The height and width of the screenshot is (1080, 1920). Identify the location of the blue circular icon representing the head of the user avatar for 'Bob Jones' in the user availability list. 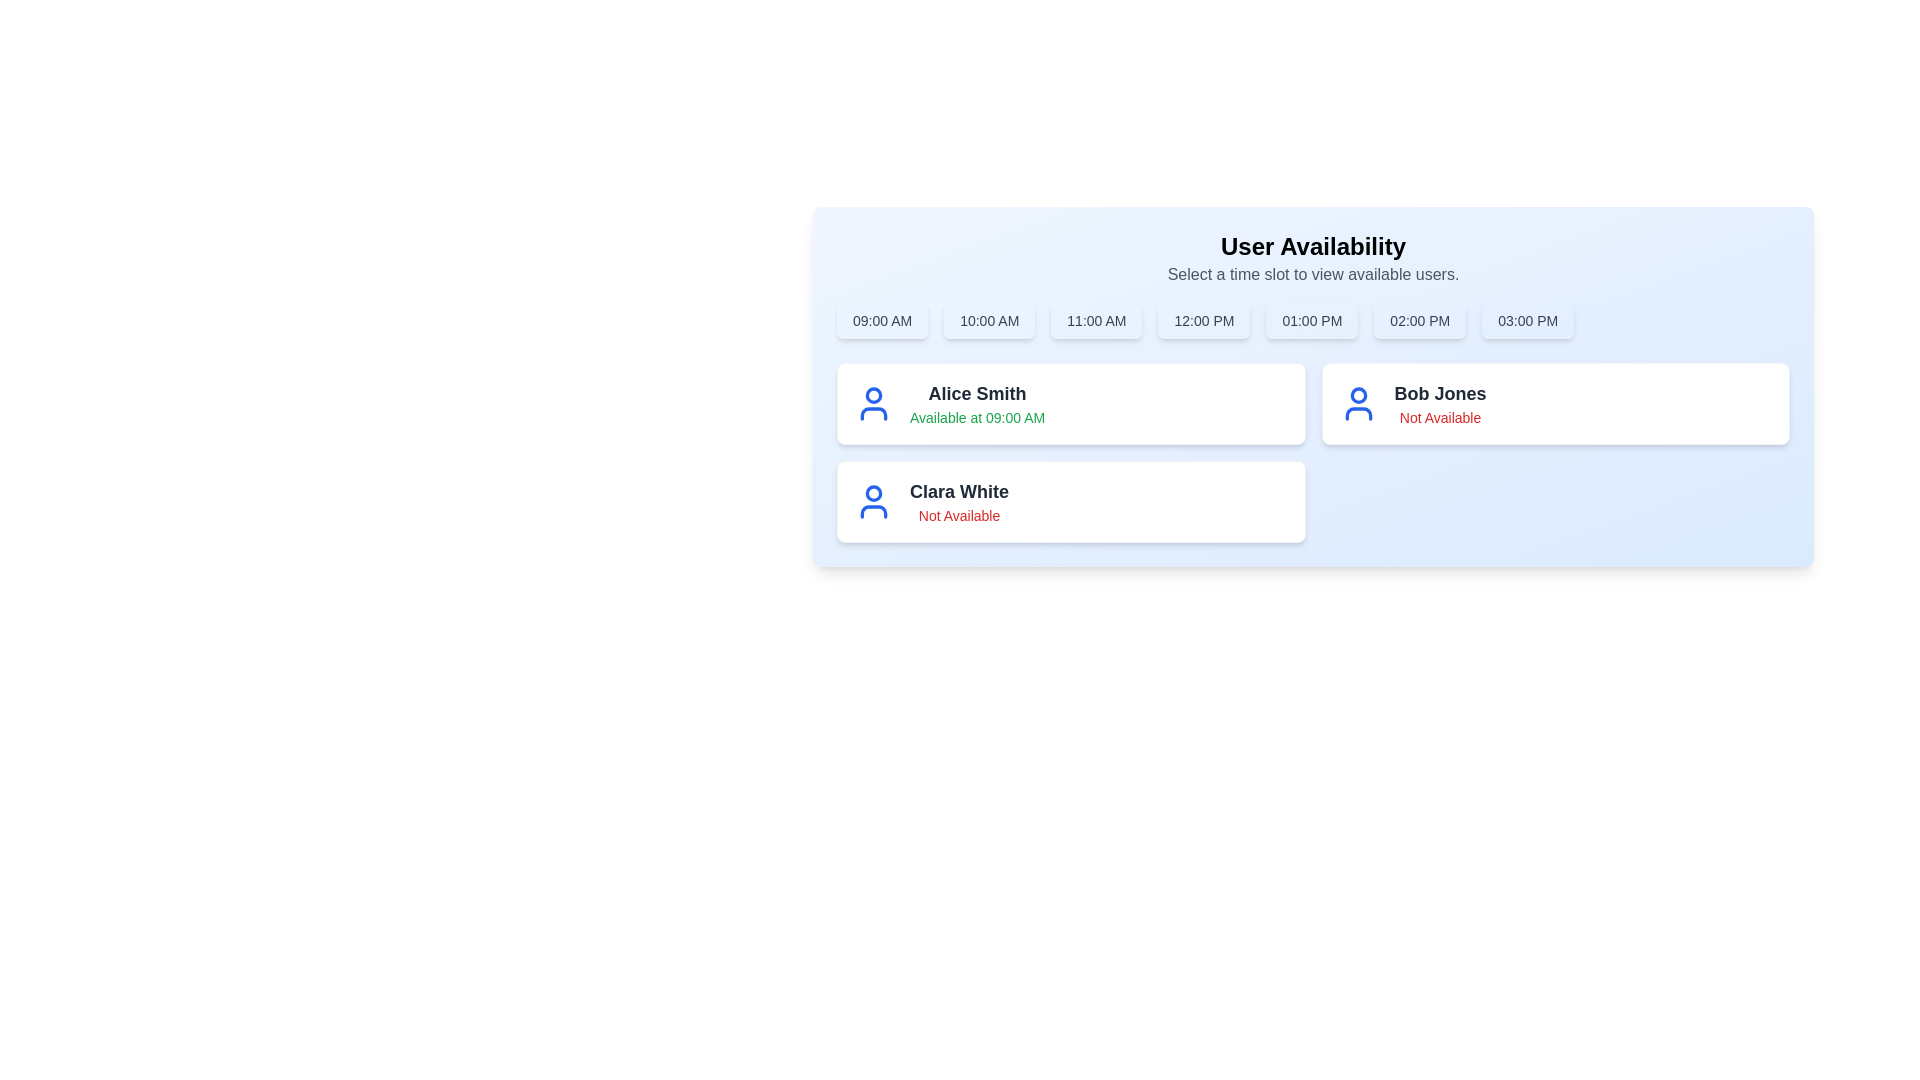
(1358, 395).